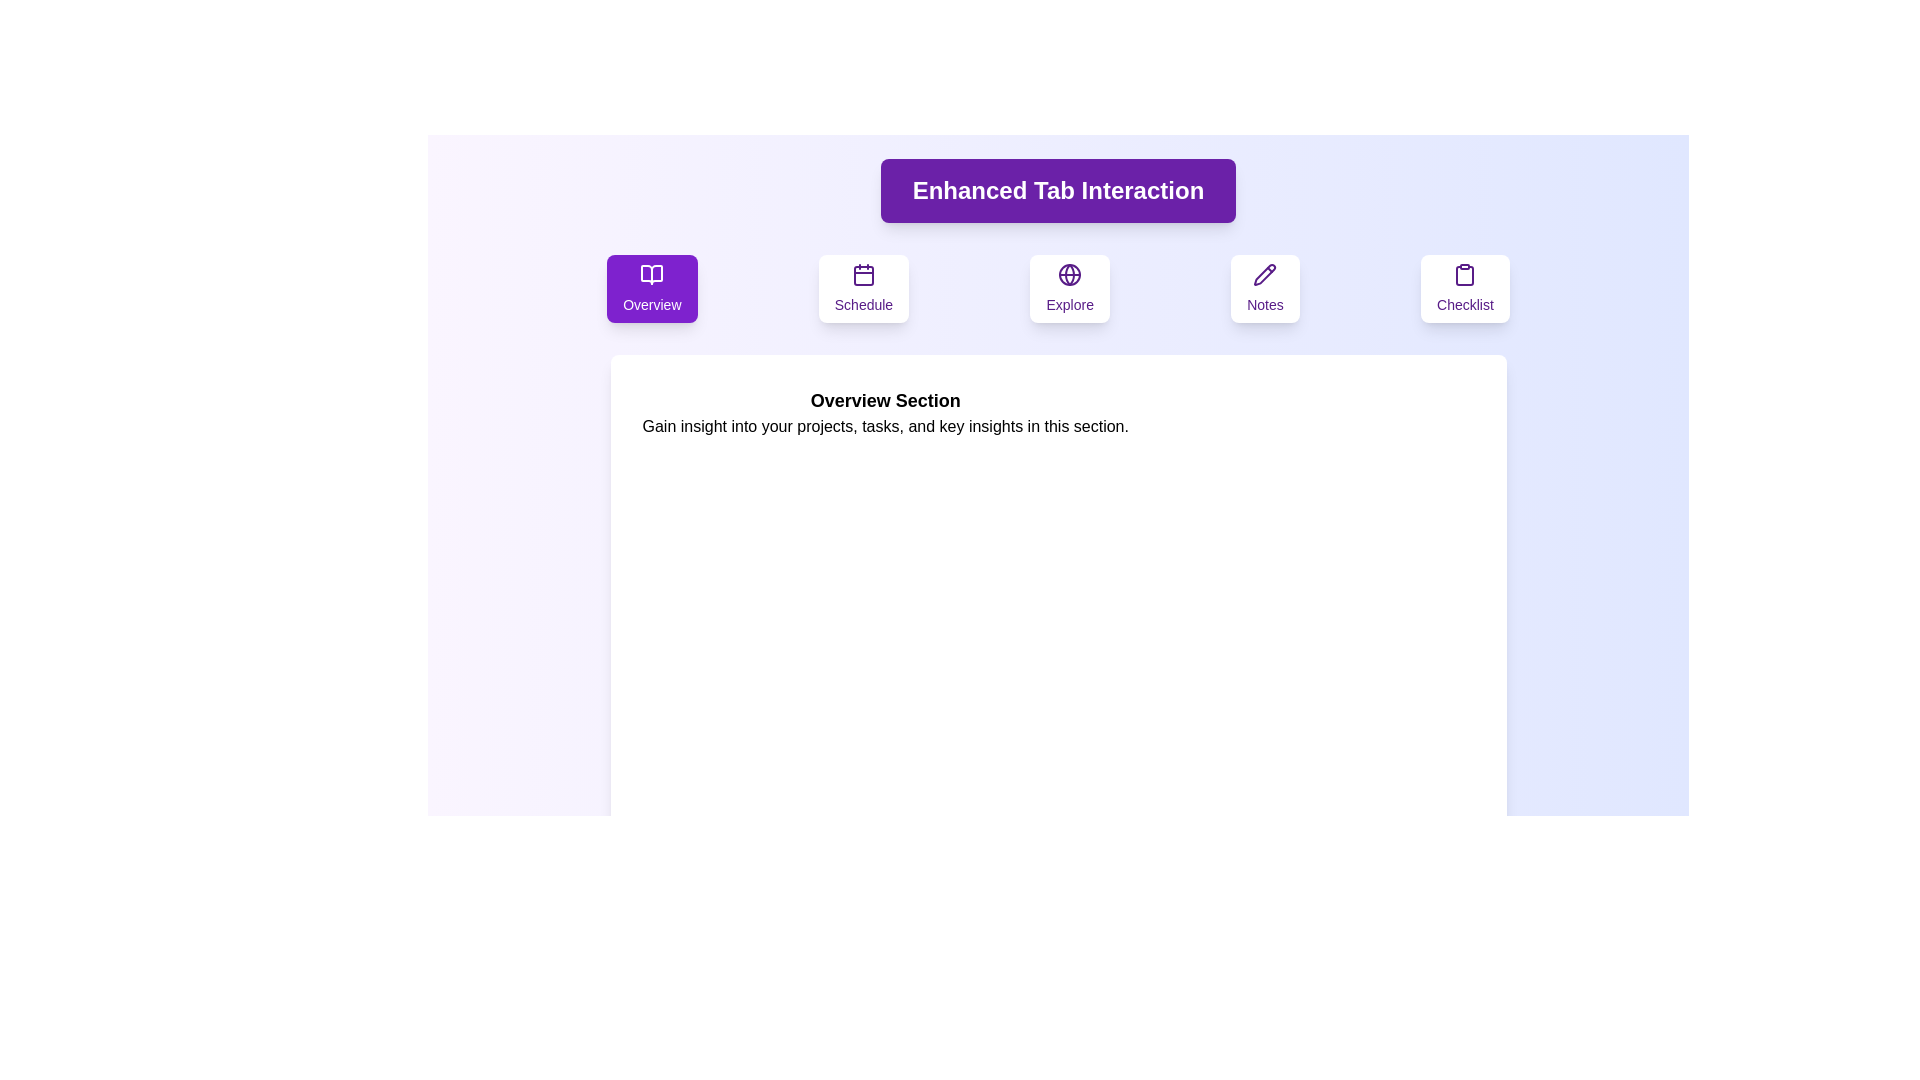 The height and width of the screenshot is (1080, 1920). I want to click on the central rectangle of the calendar icon labeled 'Schedule' to trigger navigation to the schedule page, so click(864, 276).